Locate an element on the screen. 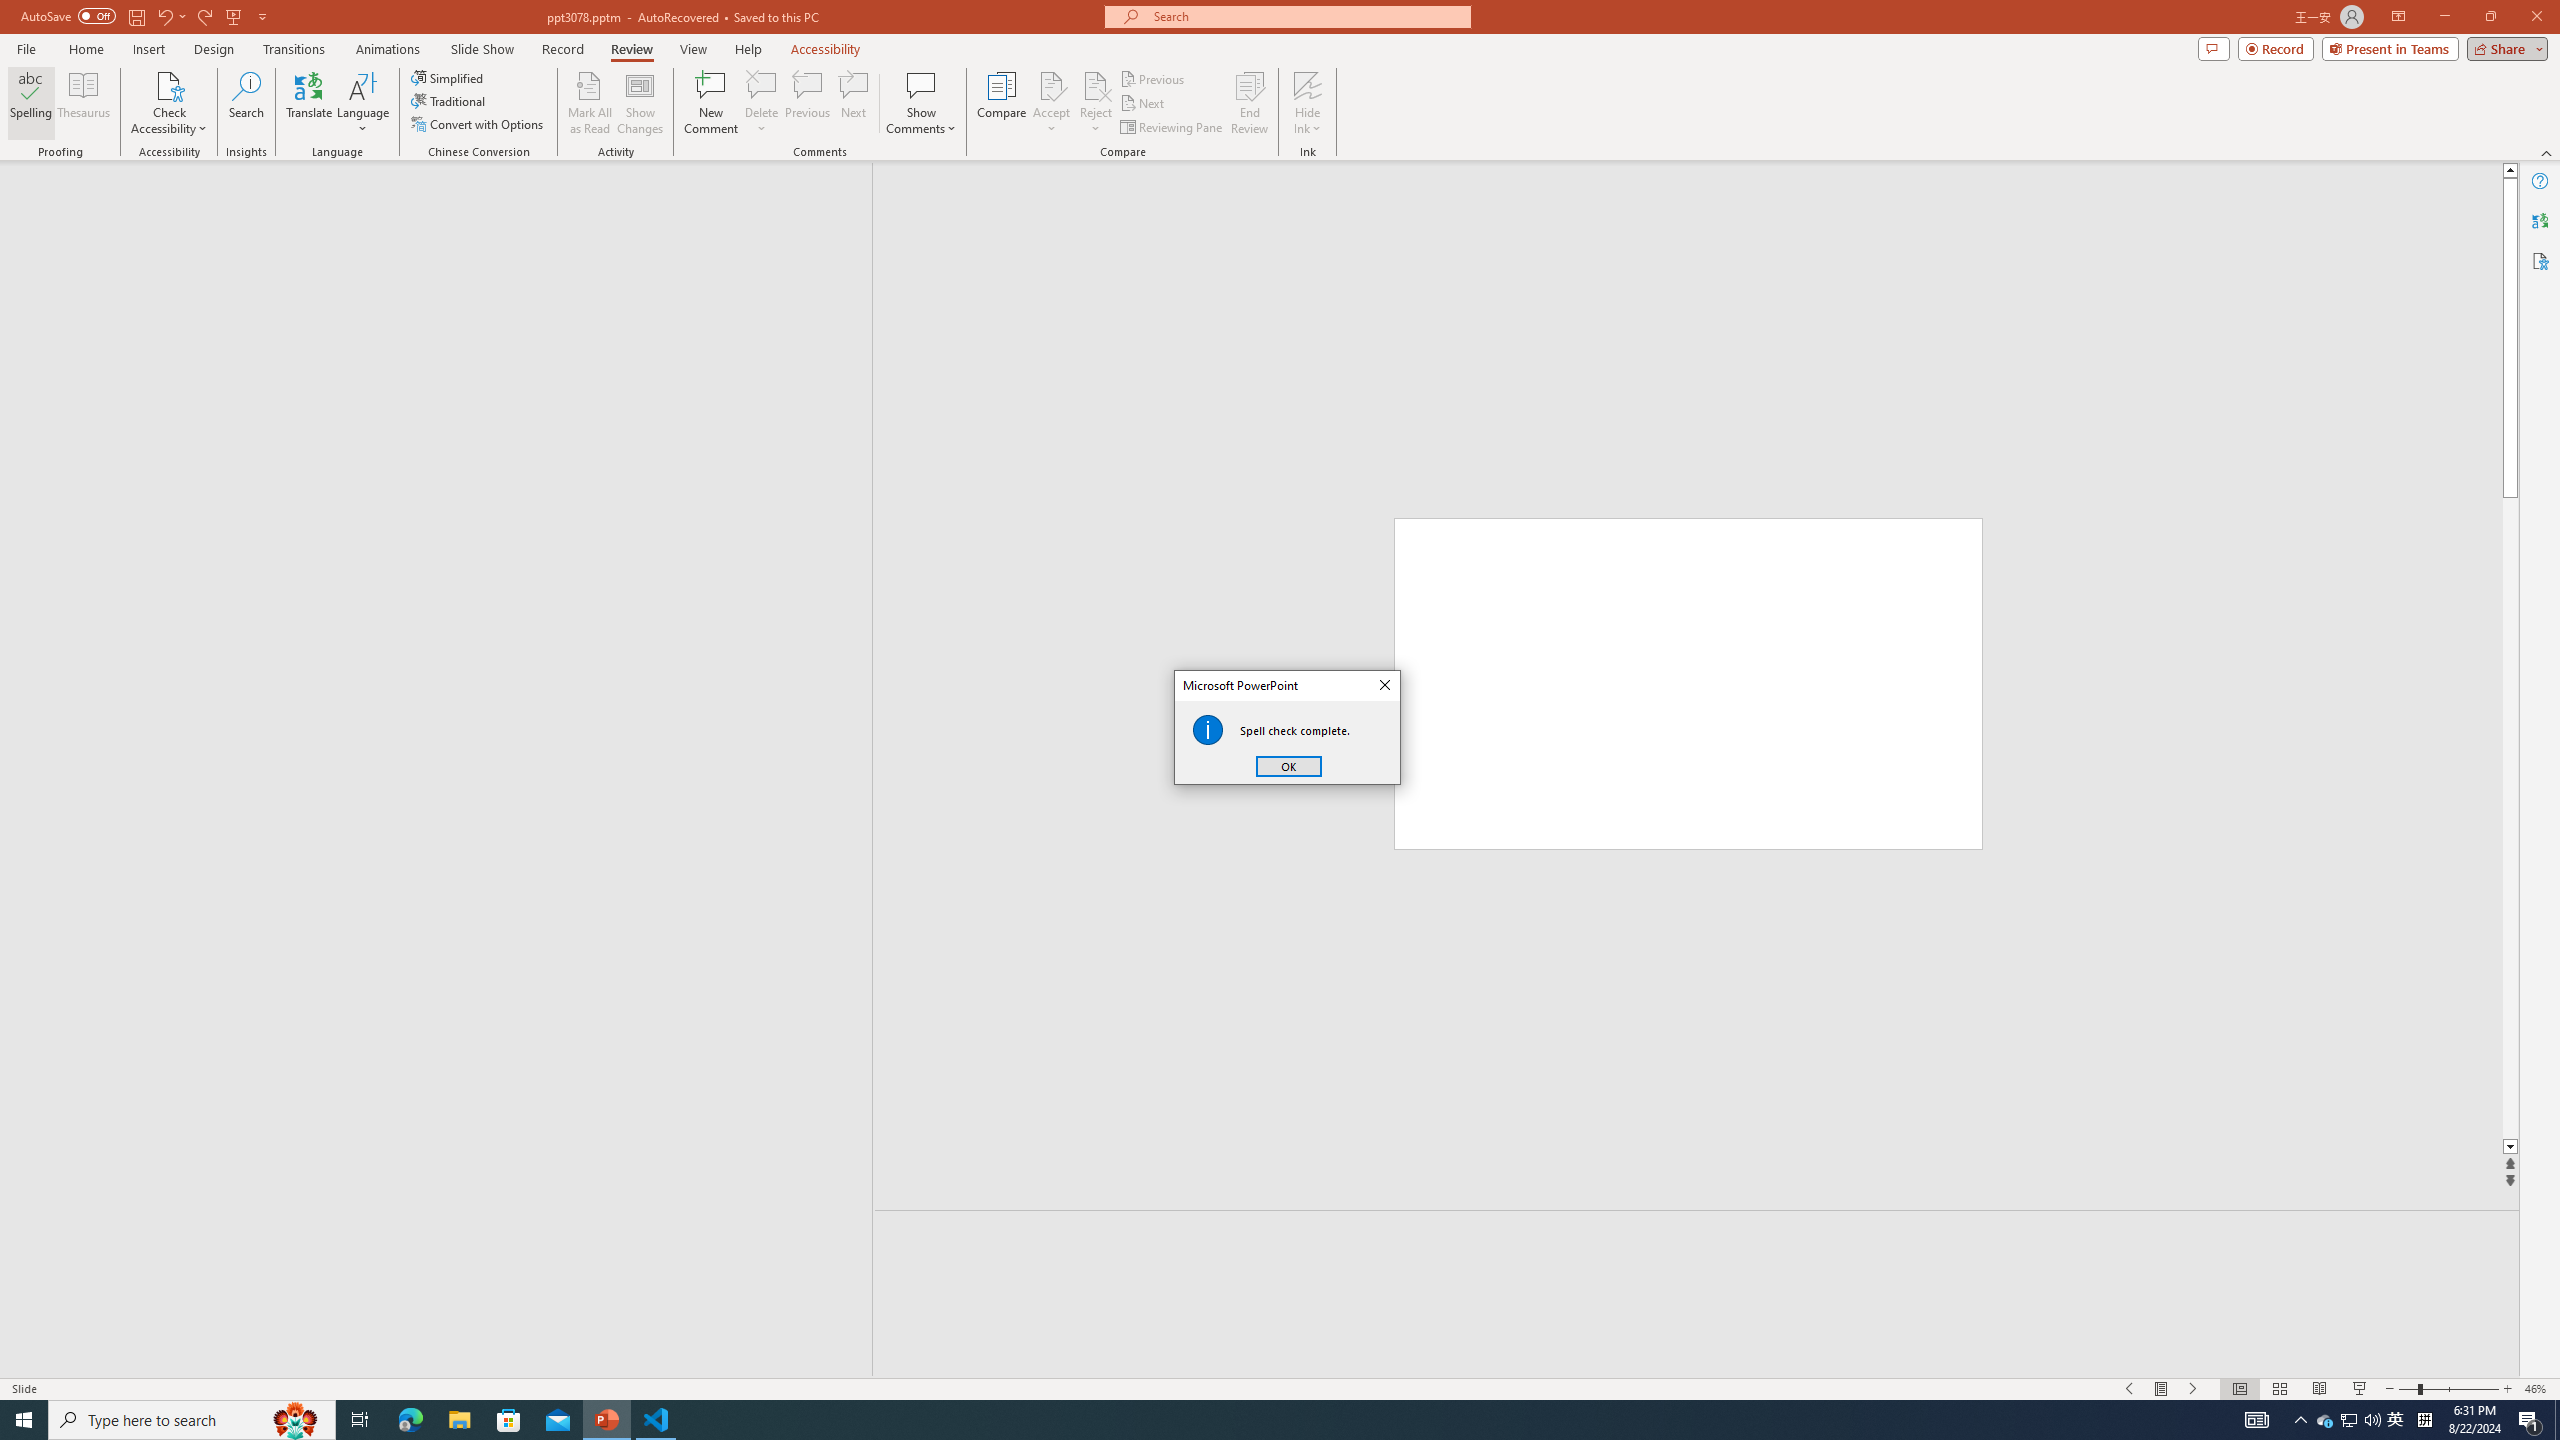 The height and width of the screenshot is (1440, 2560). 'Translator' is located at coordinates (2539, 221).